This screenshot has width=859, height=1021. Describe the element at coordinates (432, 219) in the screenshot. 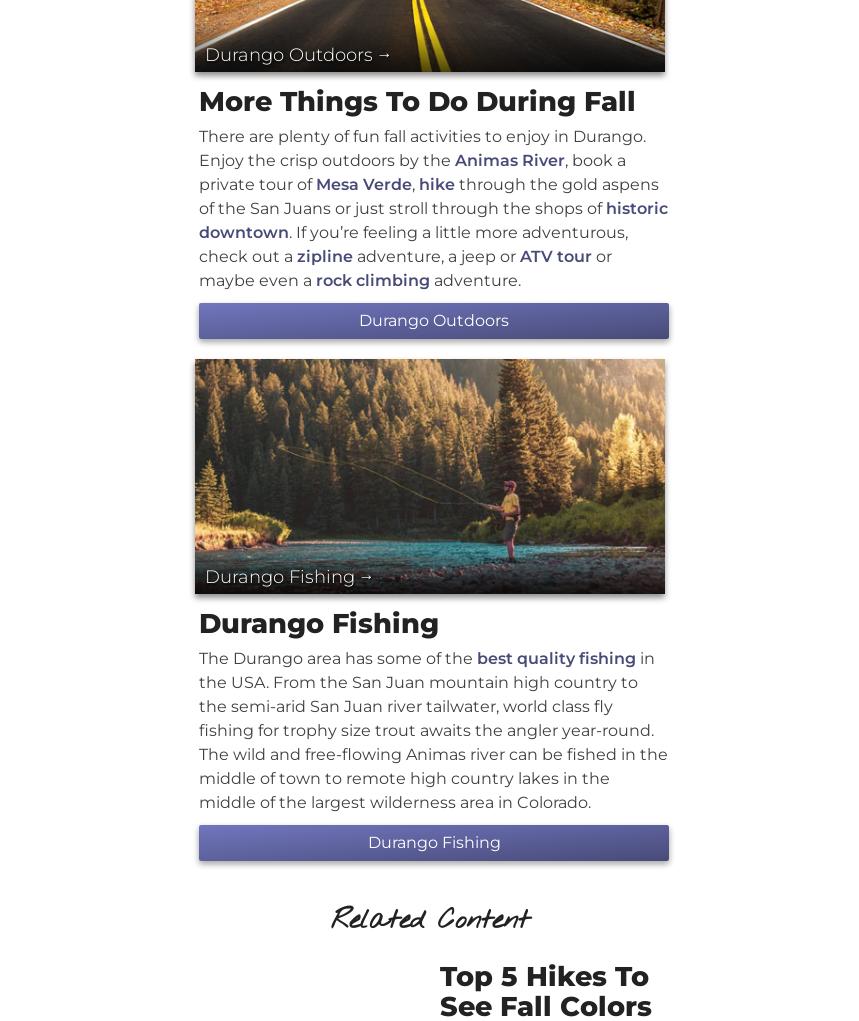

I see `'historic downtown'` at that location.